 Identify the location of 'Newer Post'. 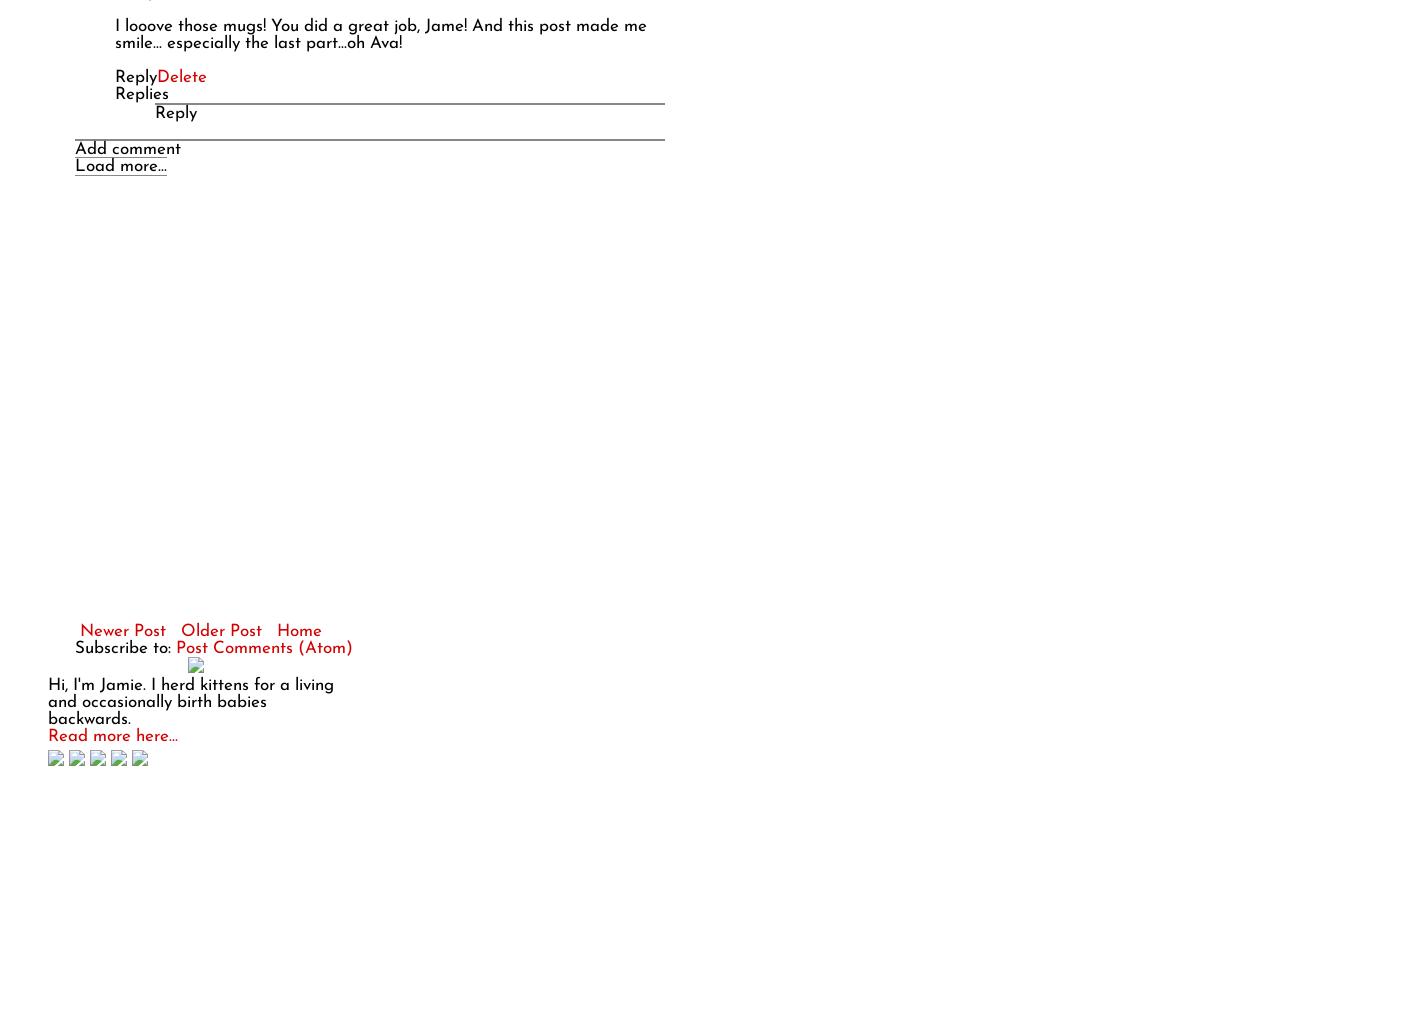
(123, 629).